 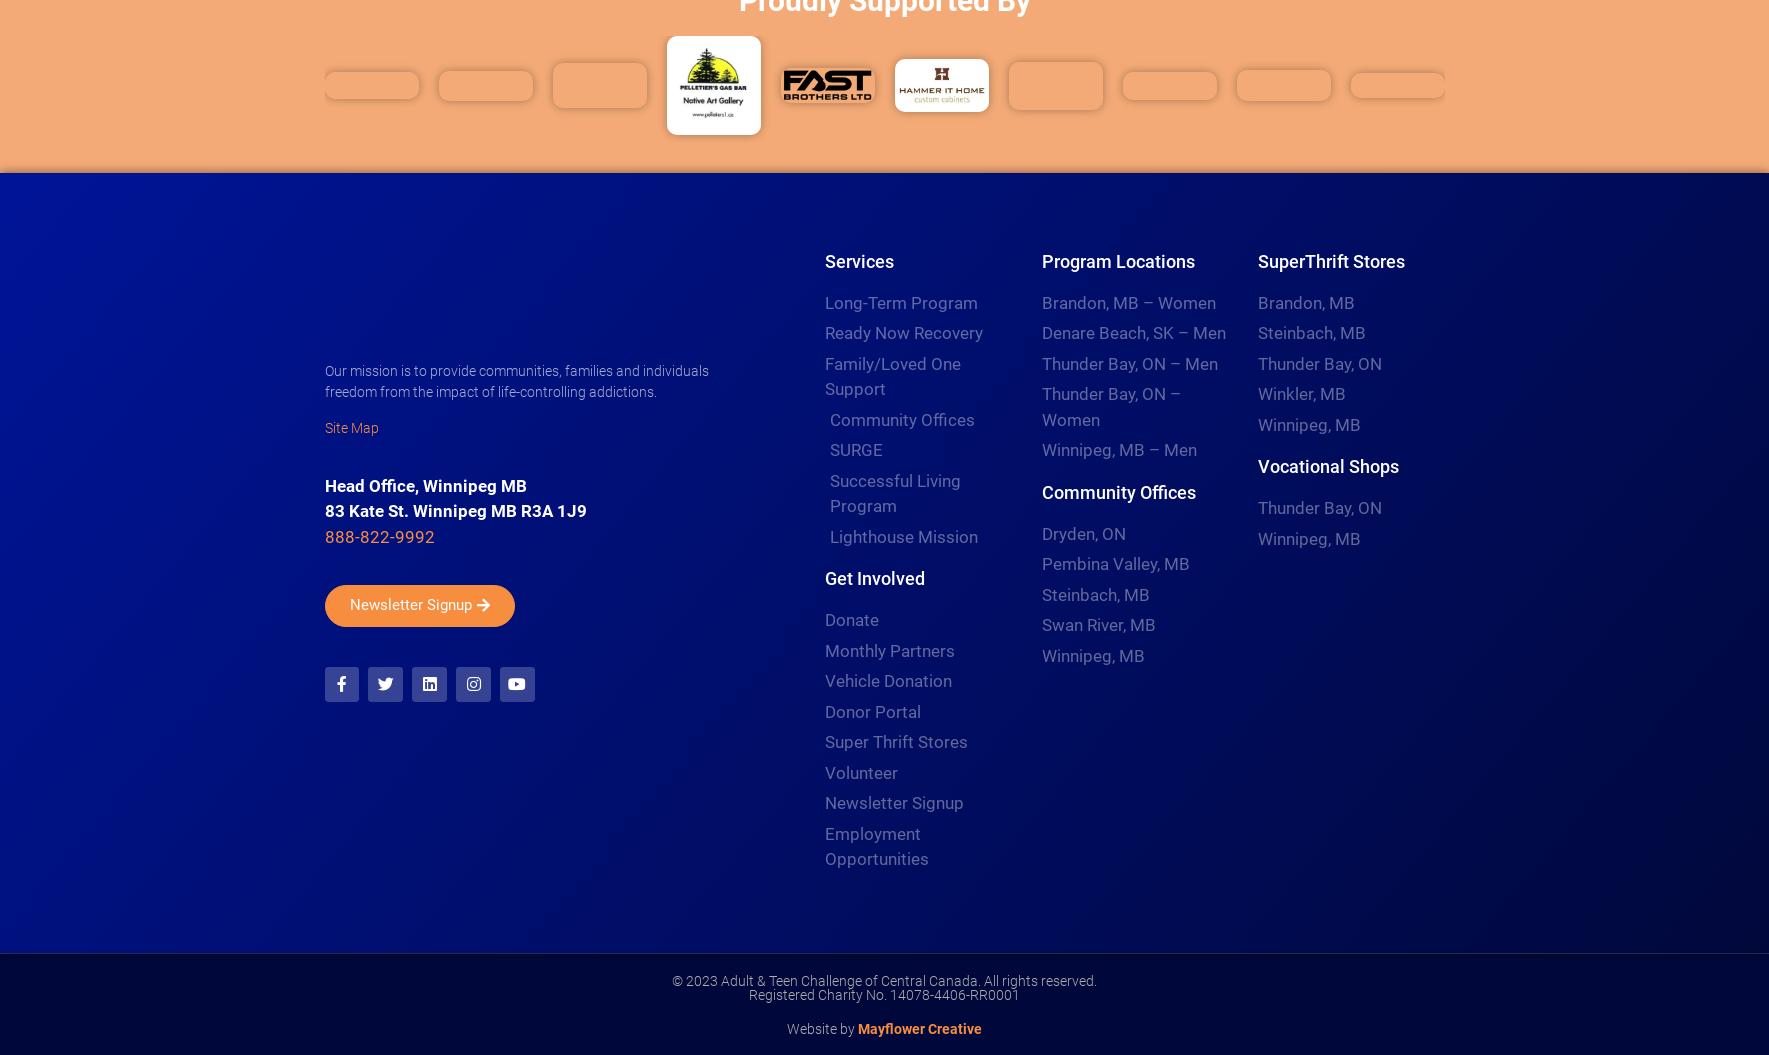 I want to click on 'Ready Now Recovery', so click(x=824, y=331).